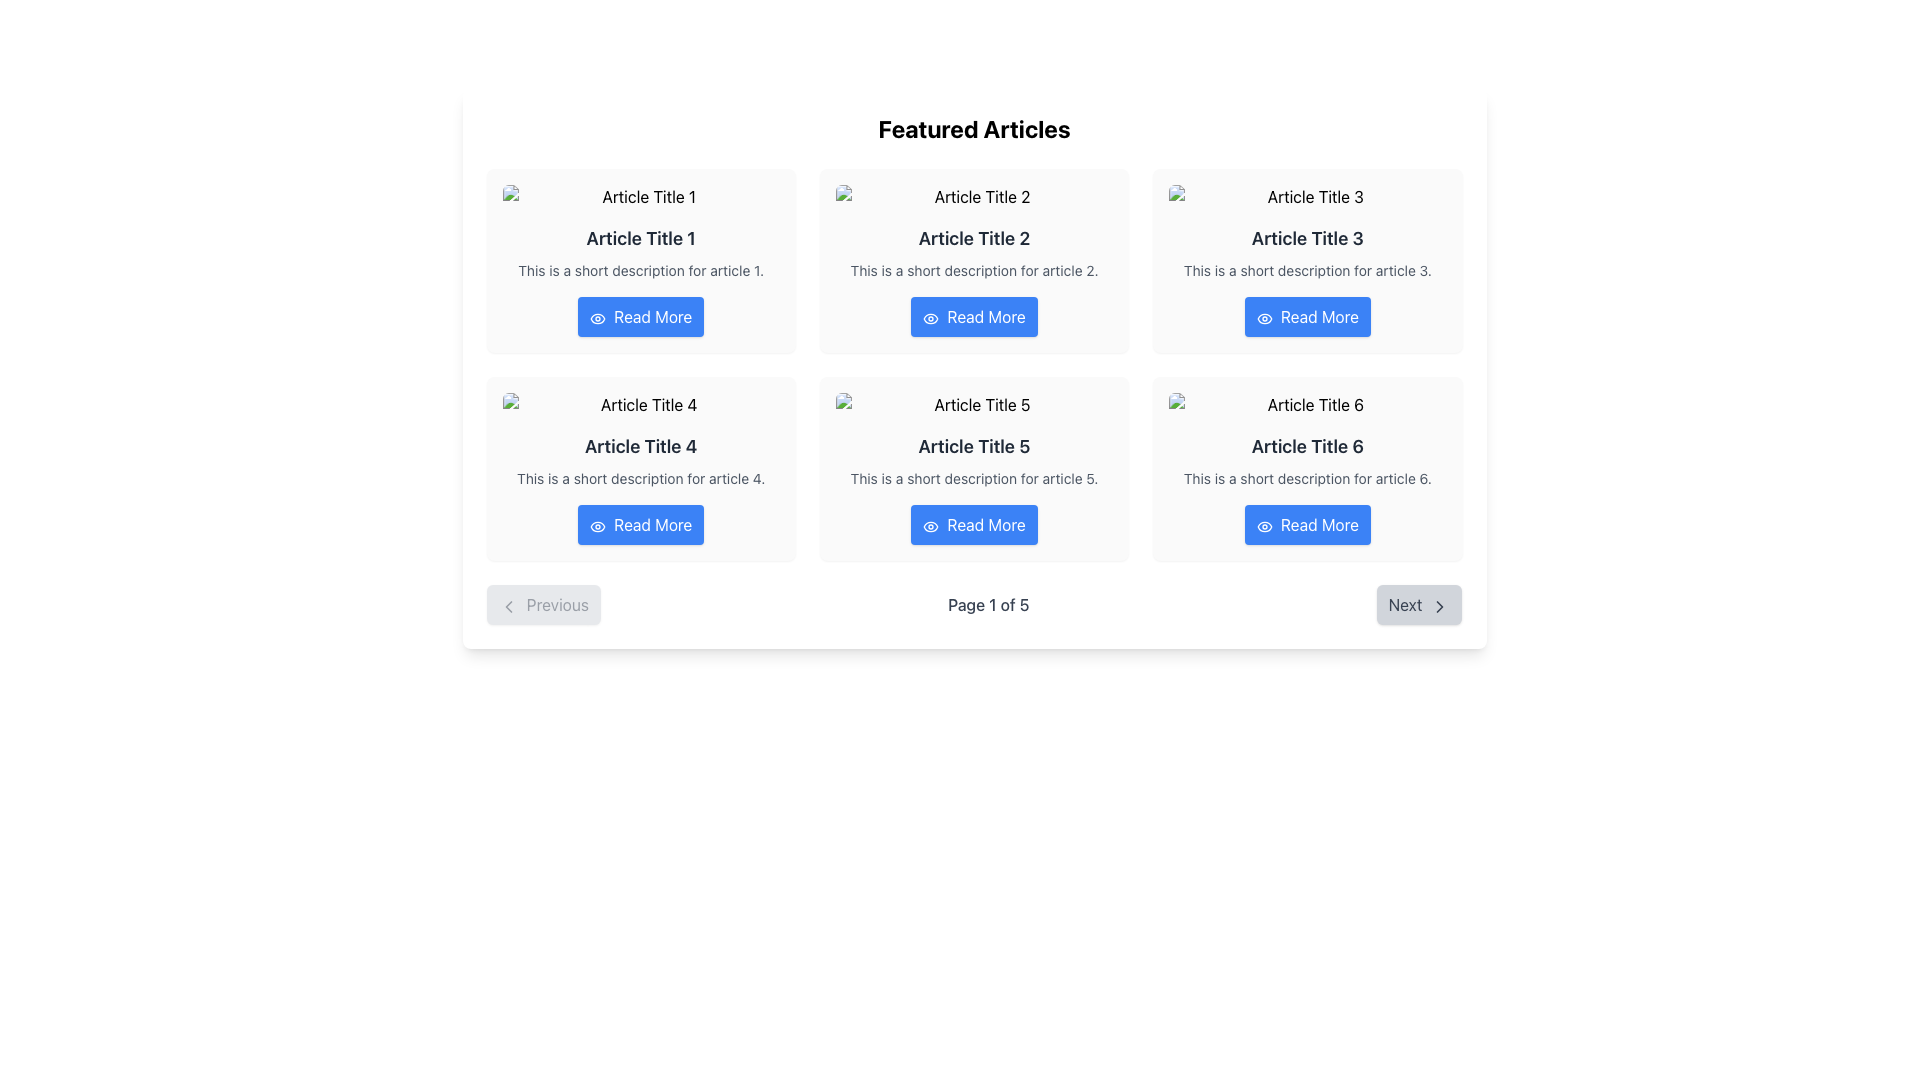 The image size is (1920, 1080). What do you see at coordinates (974, 523) in the screenshot?
I see `the button located under the section titled 'Article Title 5' for keyboard navigation support` at bounding box center [974, 523].